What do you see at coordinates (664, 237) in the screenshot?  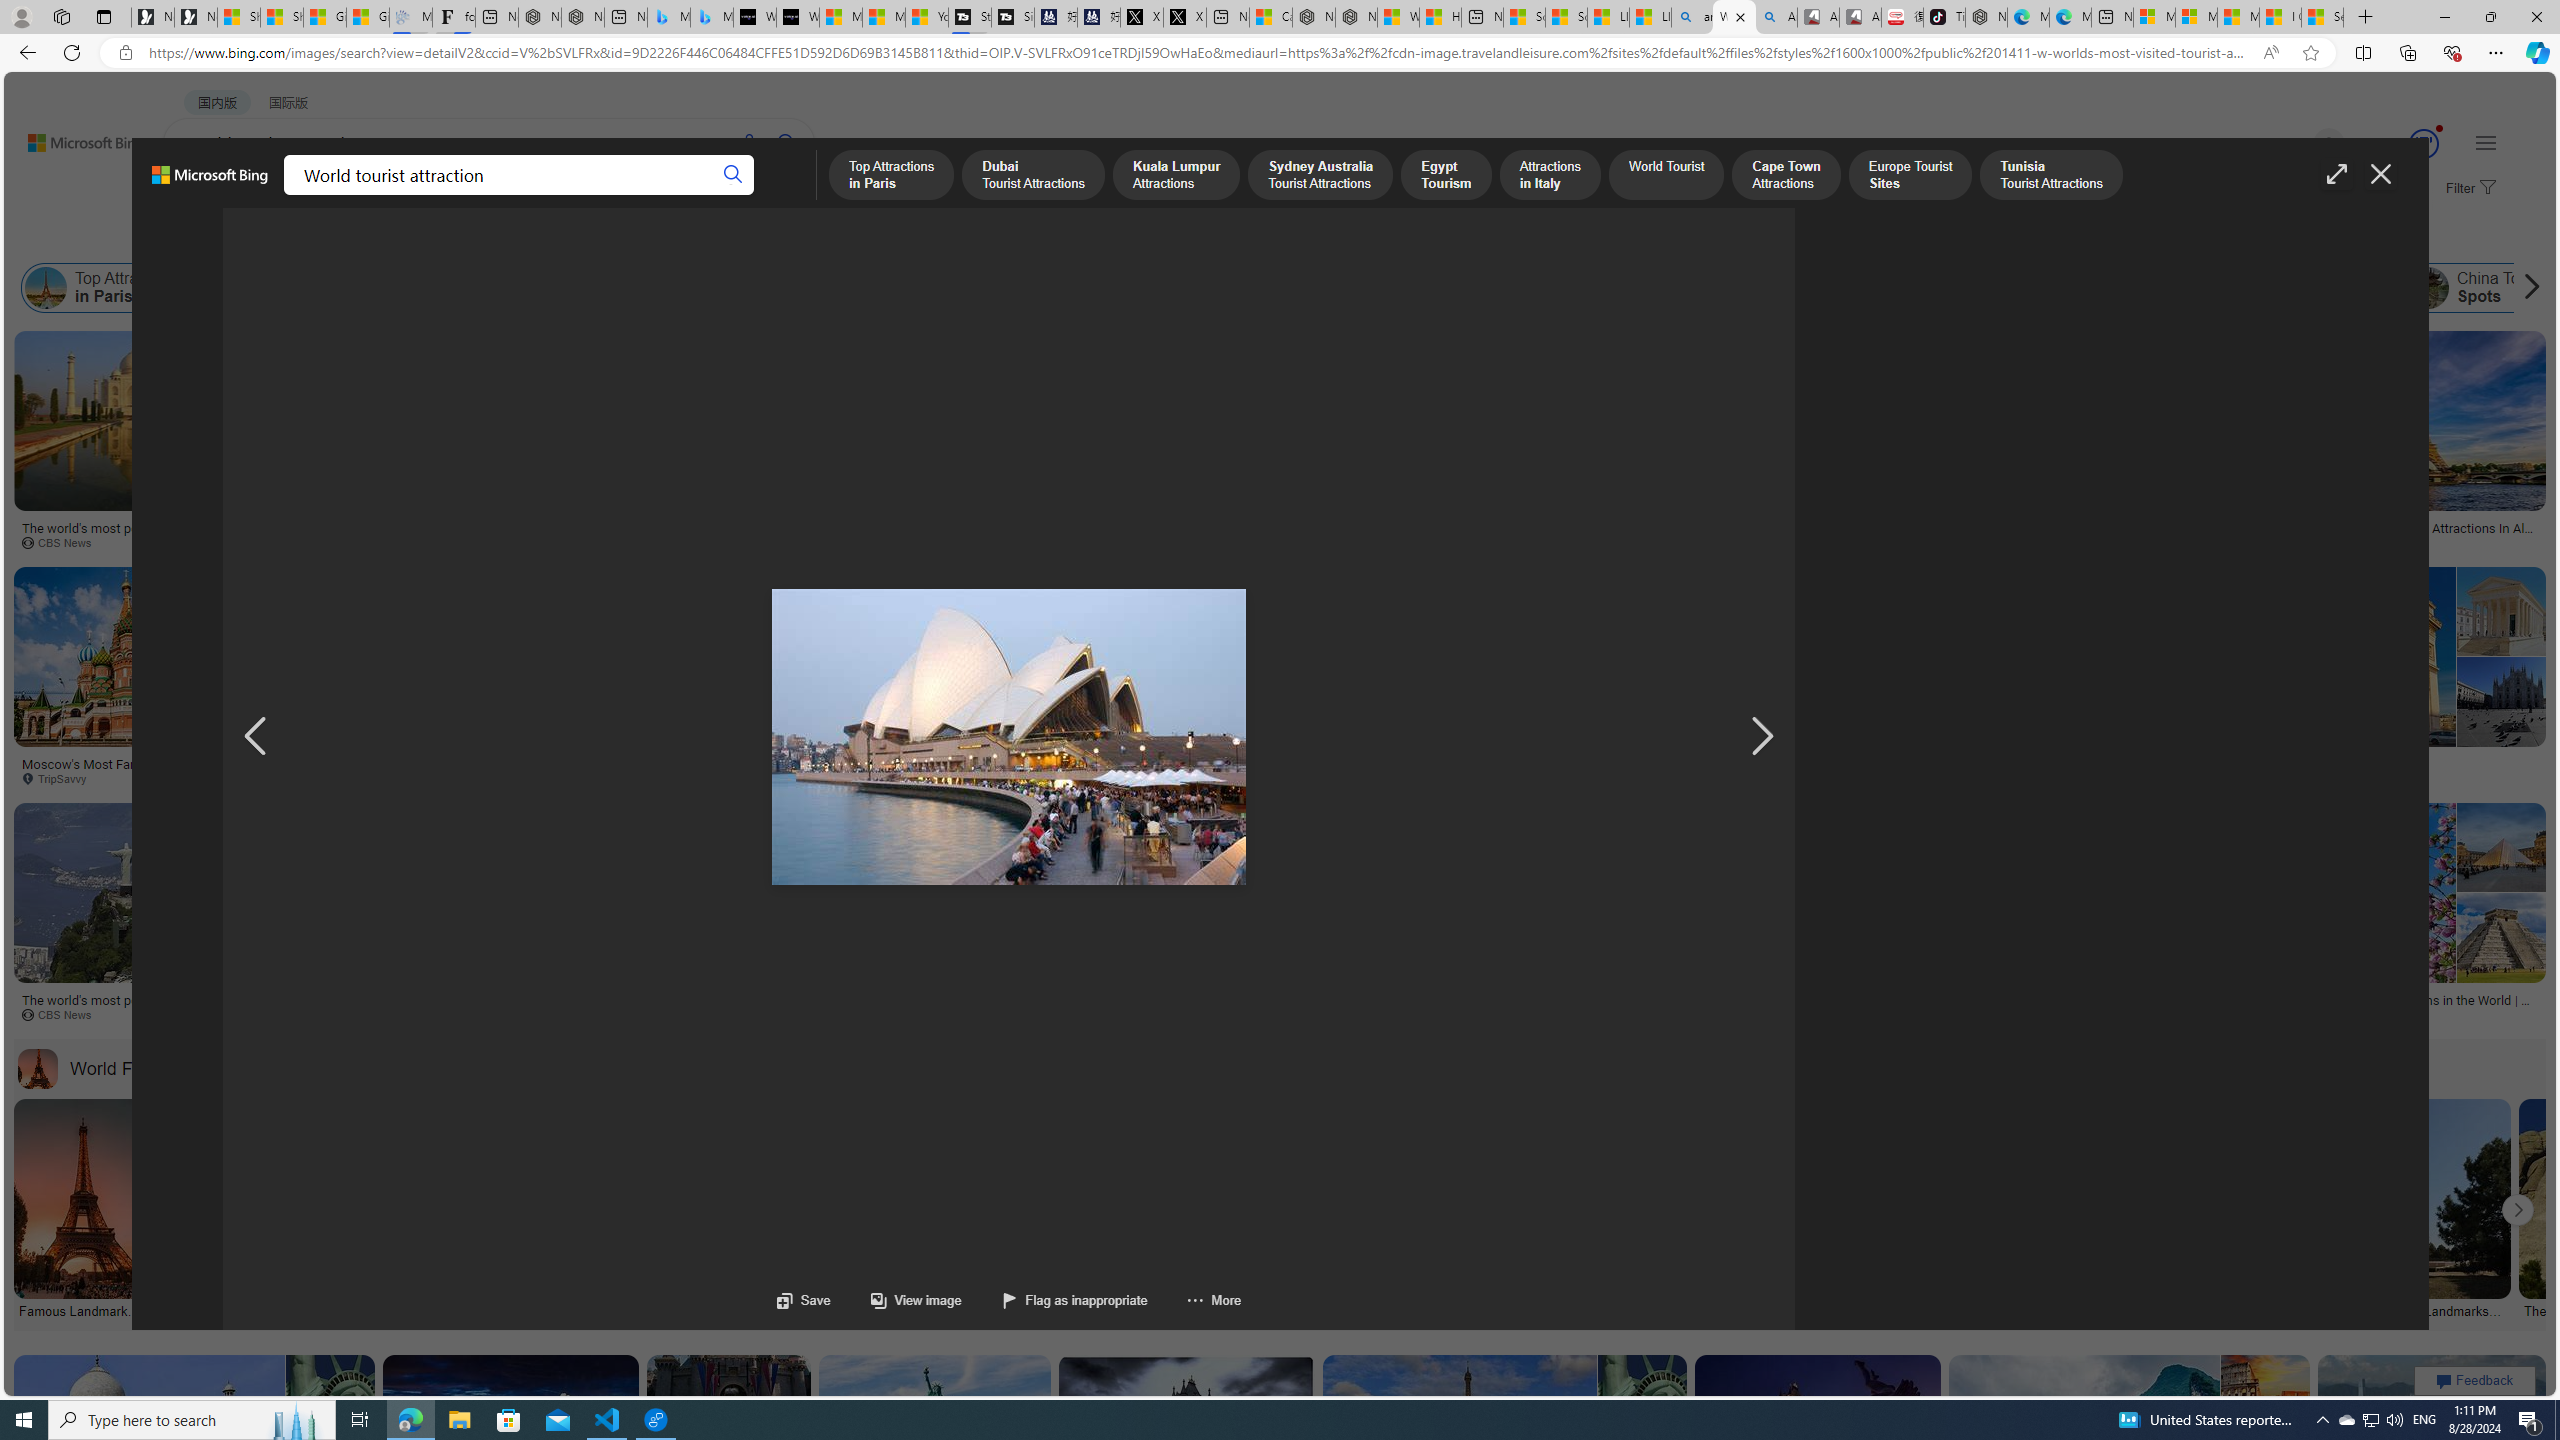 I see `'License'` at bounding box center [664, 237].